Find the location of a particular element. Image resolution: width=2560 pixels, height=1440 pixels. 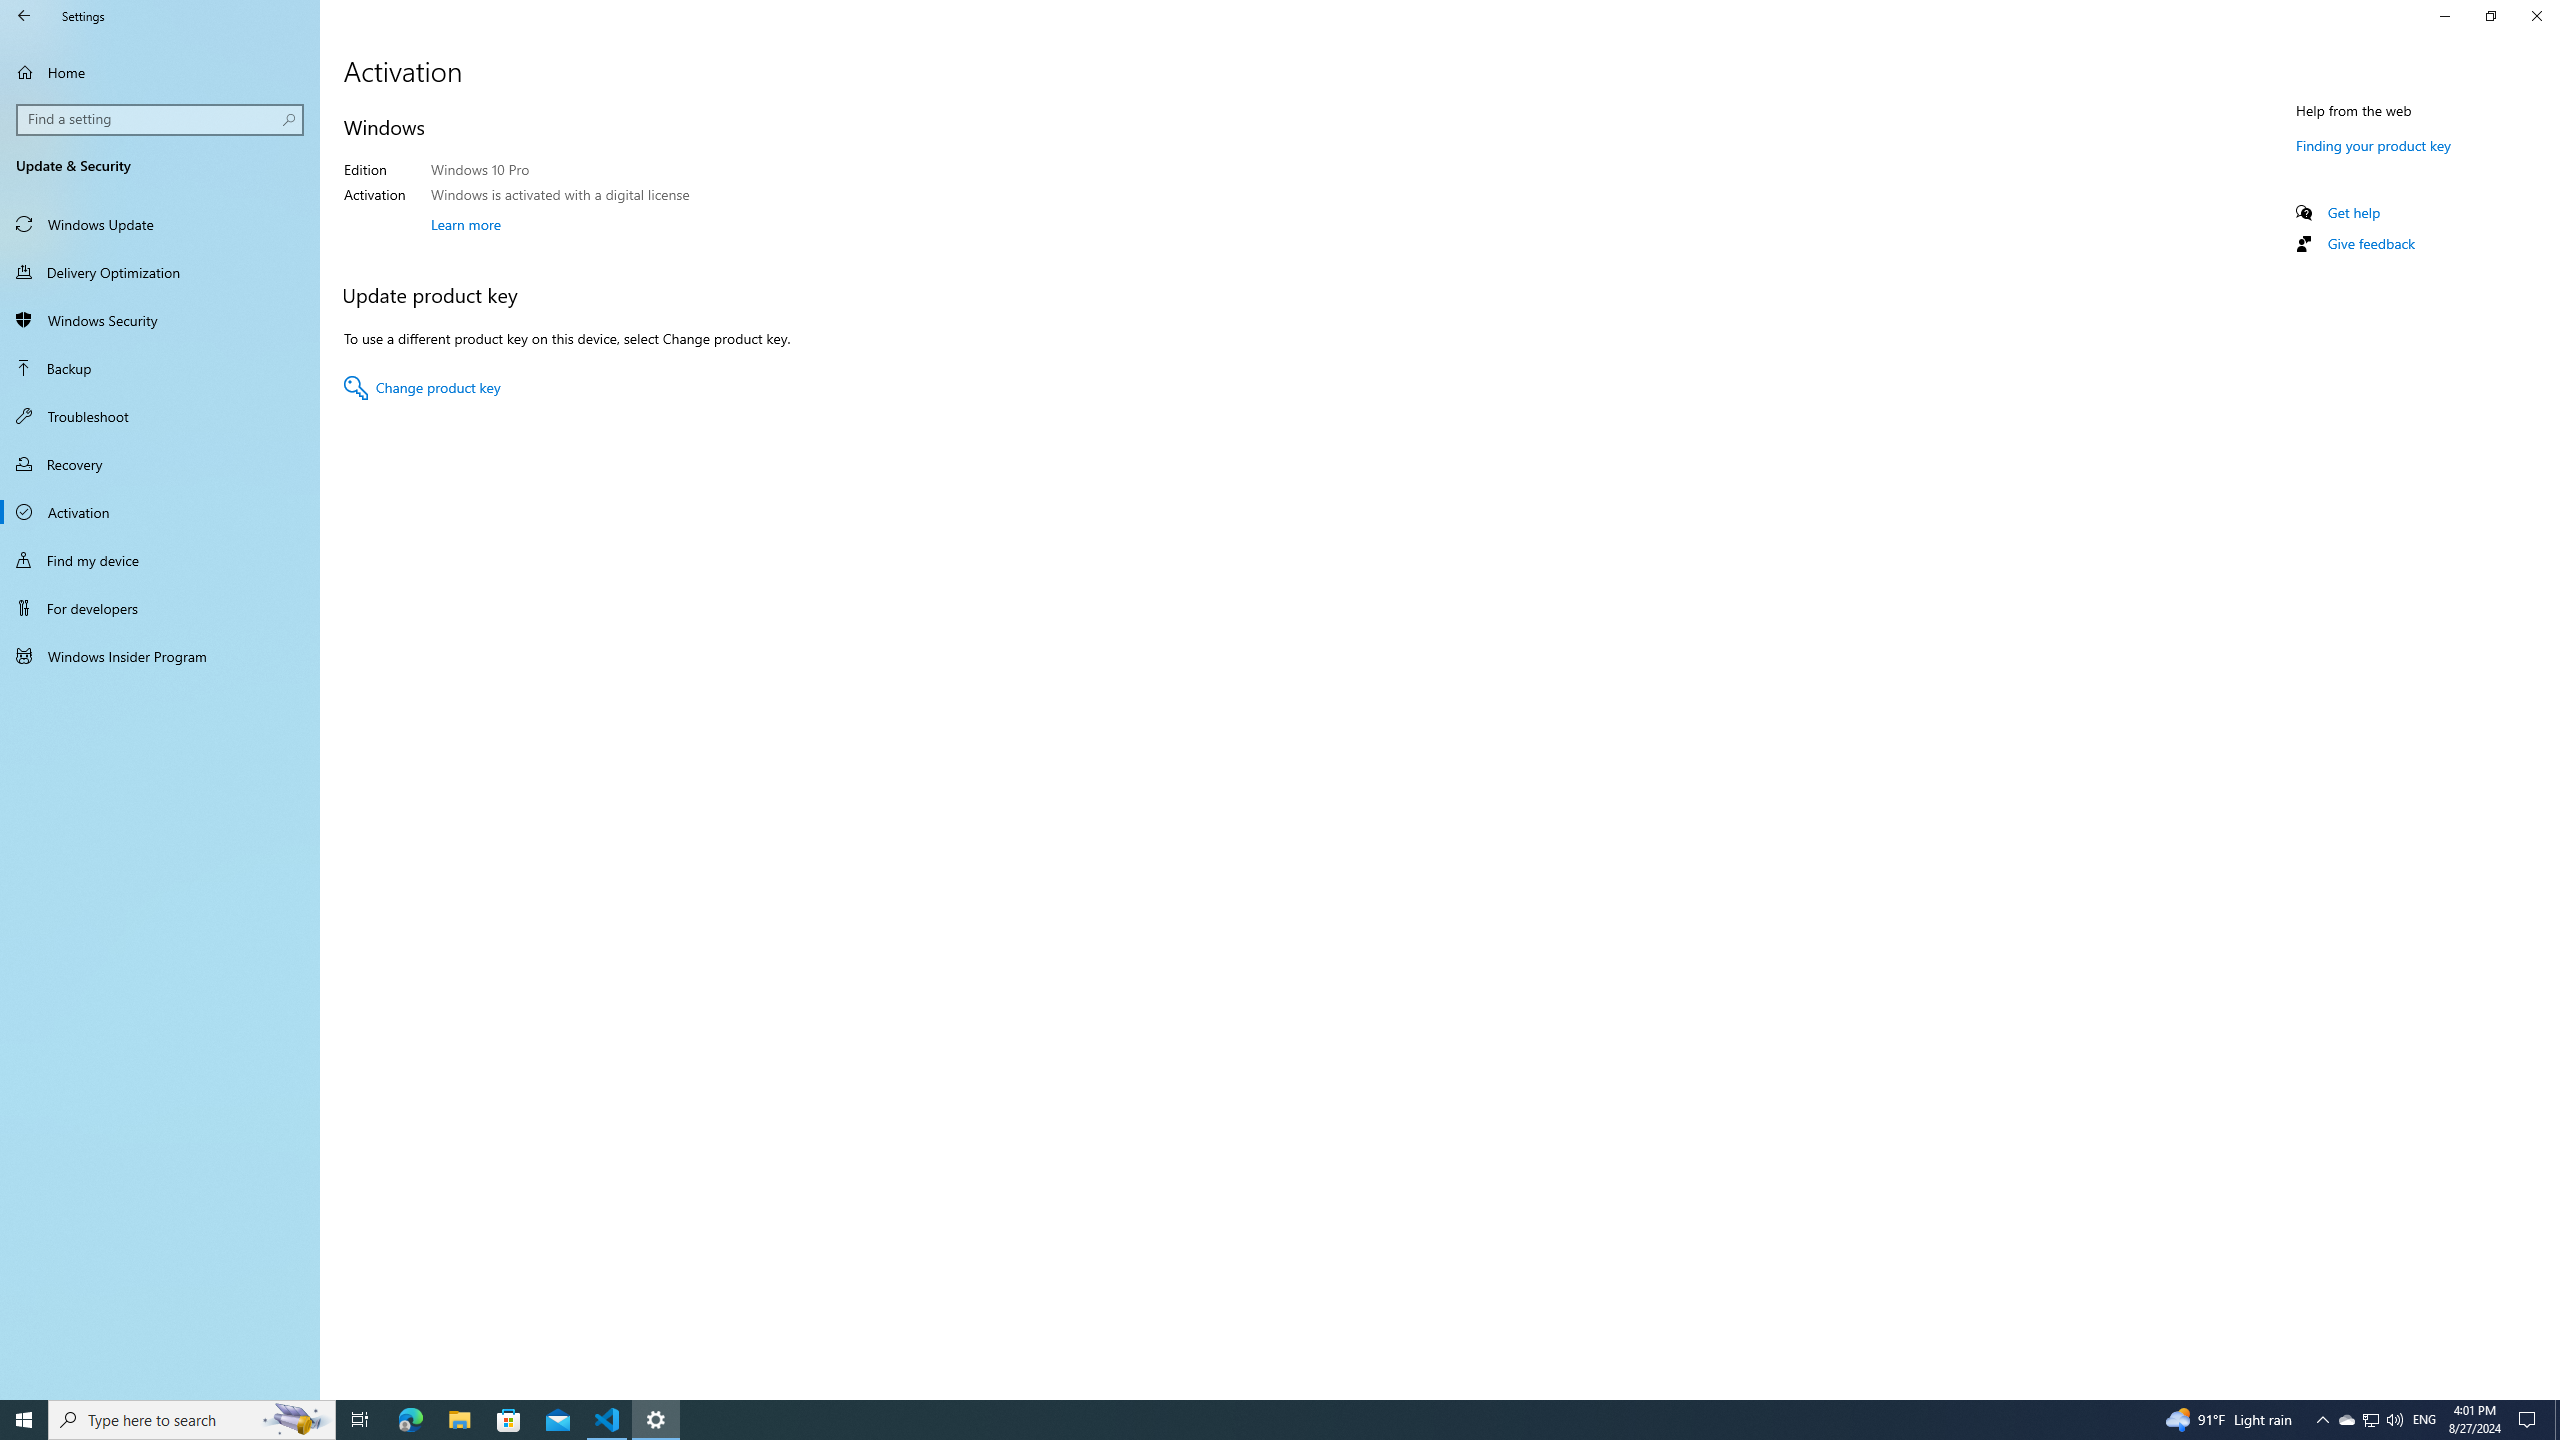

'Give feedback' is located at coordinates (2369, 242).